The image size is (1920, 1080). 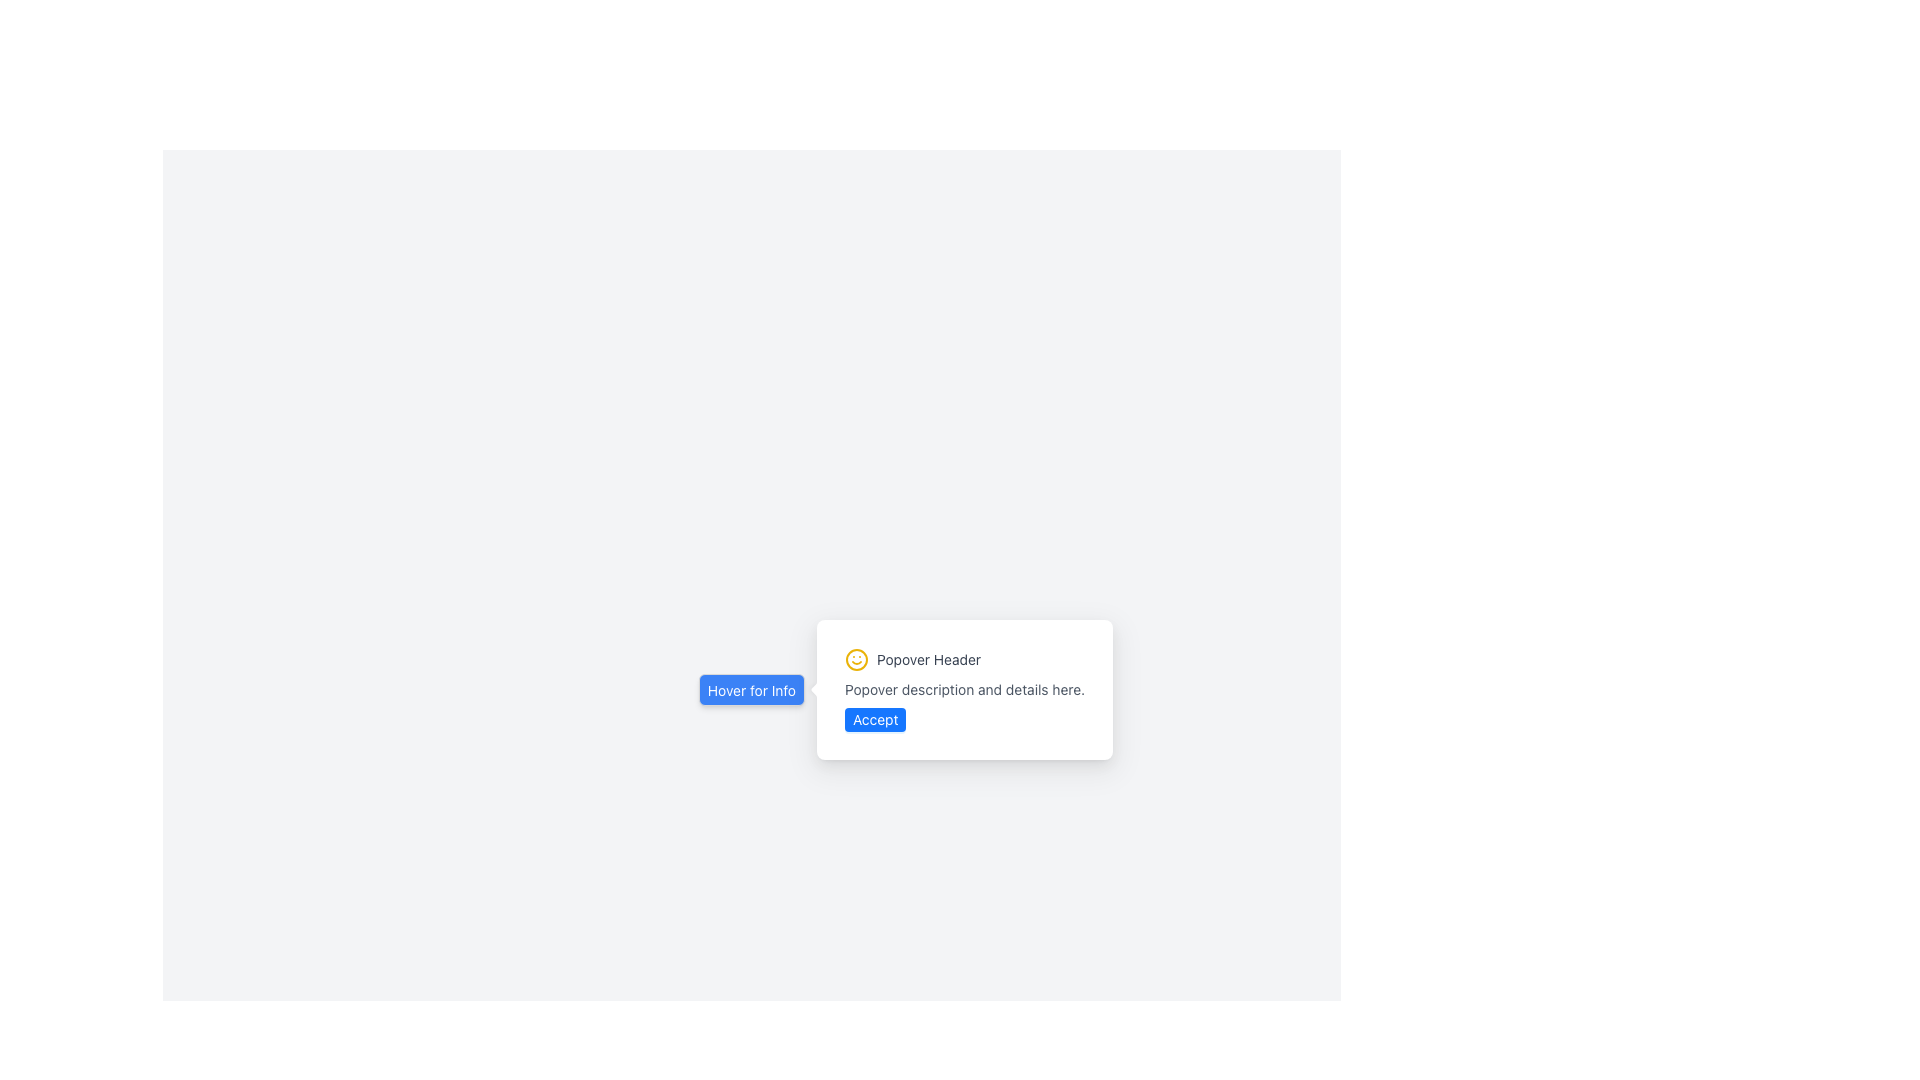 What do you see at coordinates (751, 689) in the screenshot?
I see `the interactive button located in the center of the interface, which displays a pop-up with additional details when hovered` at bounding box center [751, 689].